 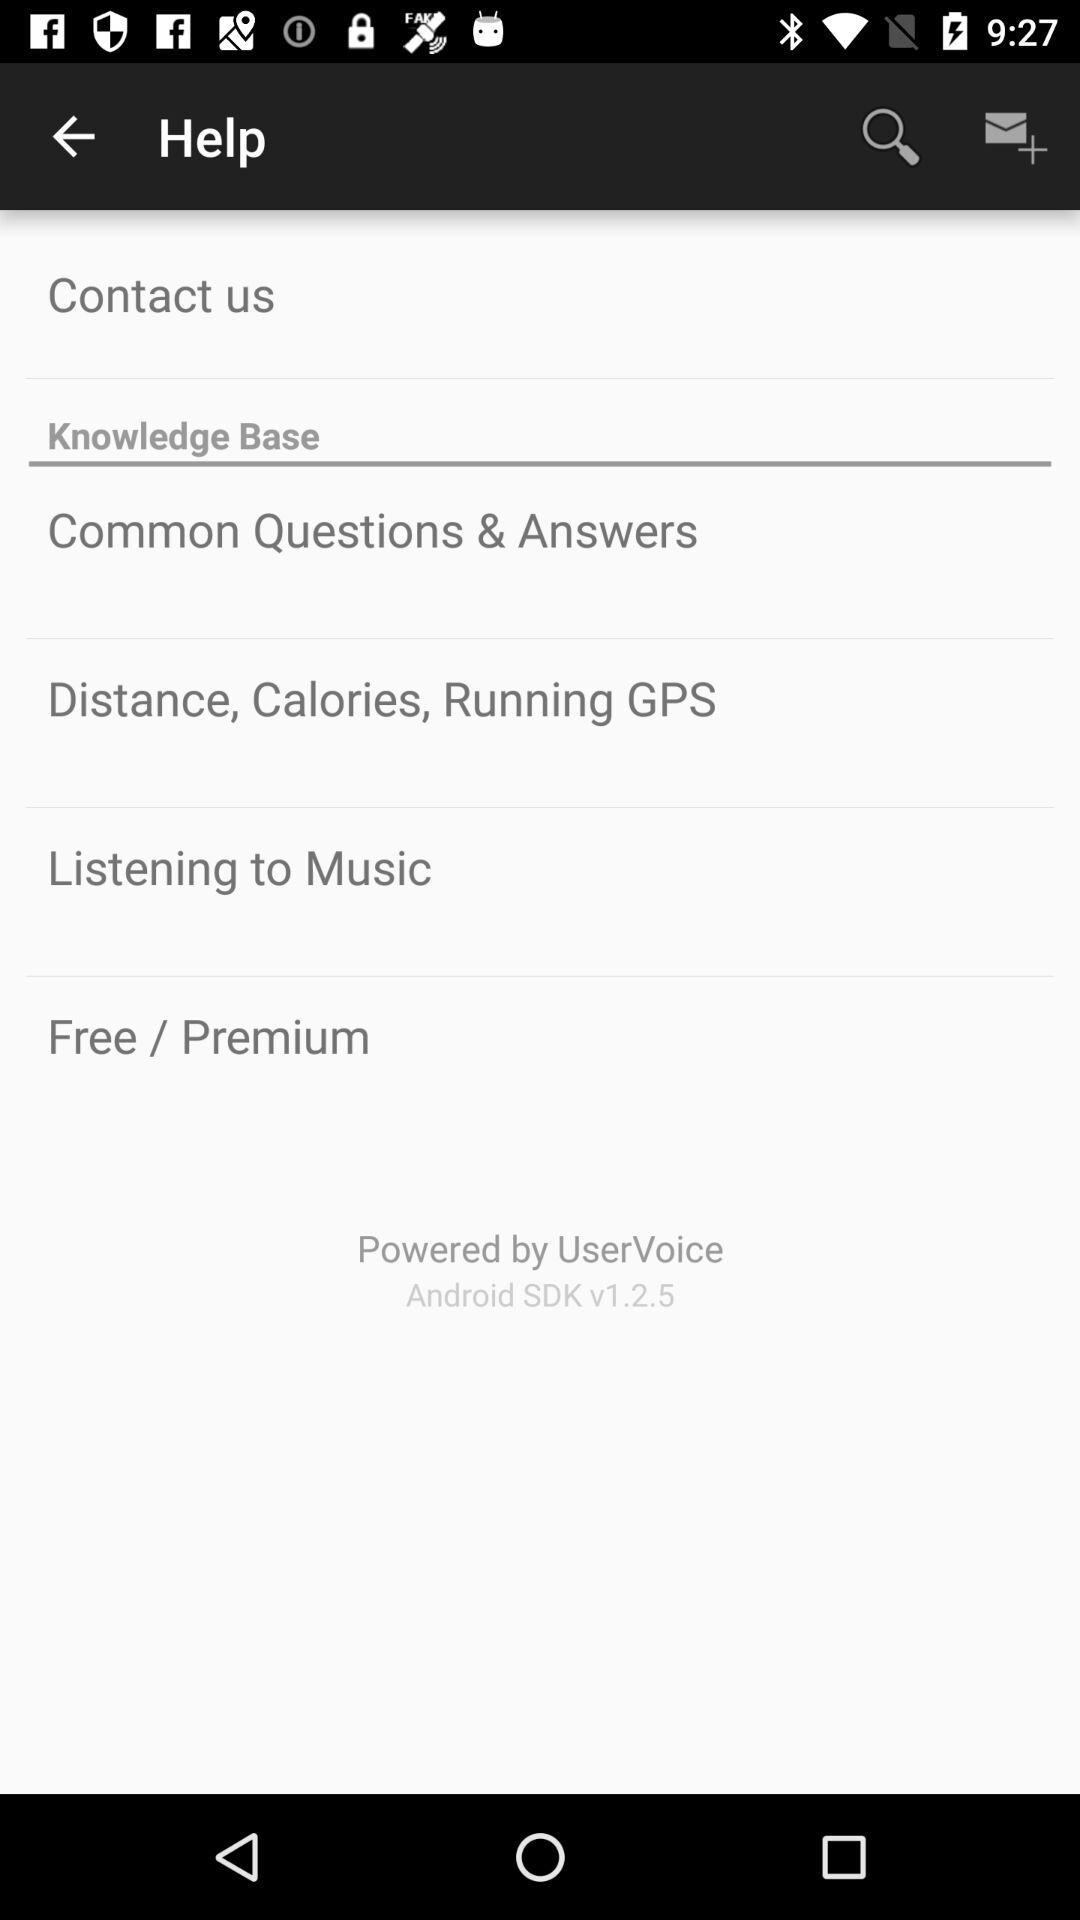 I want to click on free / premium icon, so click(x=208, y=1035).